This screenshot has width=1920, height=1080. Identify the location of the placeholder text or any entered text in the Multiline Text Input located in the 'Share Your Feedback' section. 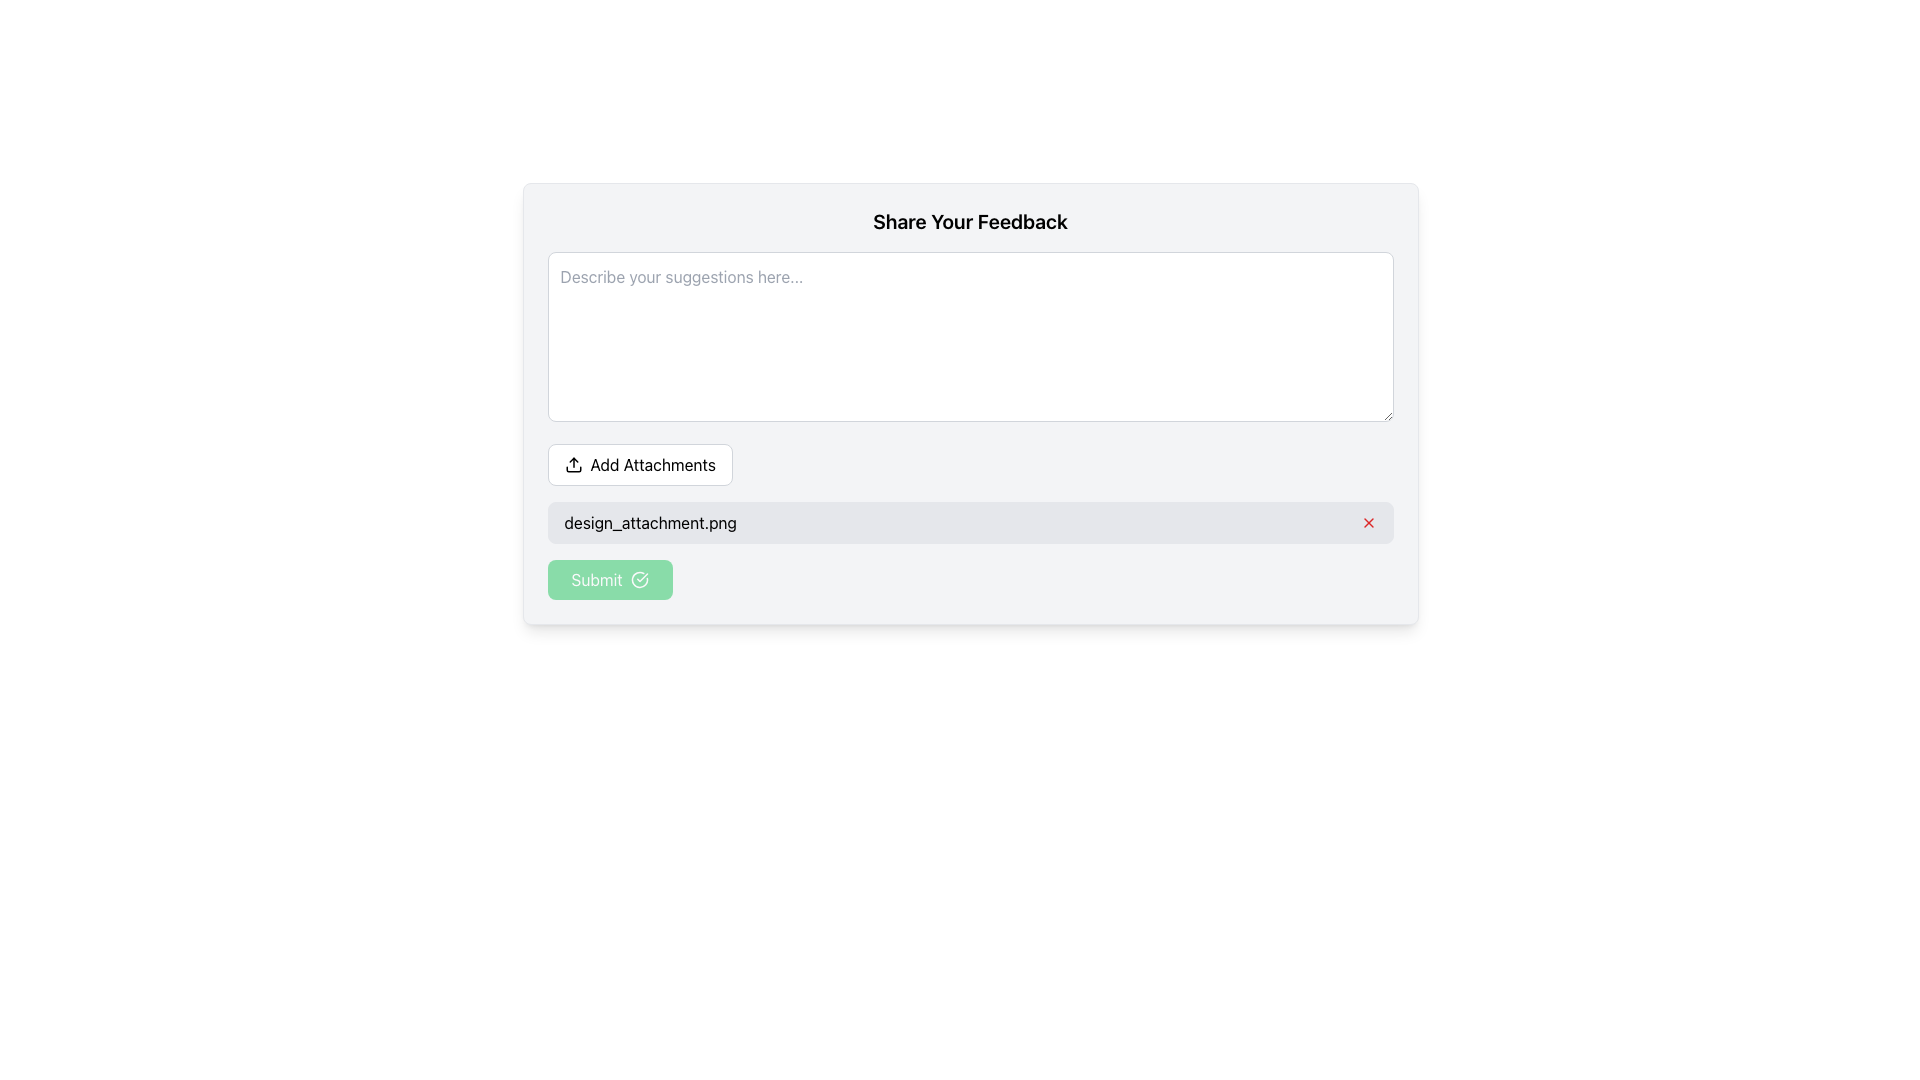
(970, 335).